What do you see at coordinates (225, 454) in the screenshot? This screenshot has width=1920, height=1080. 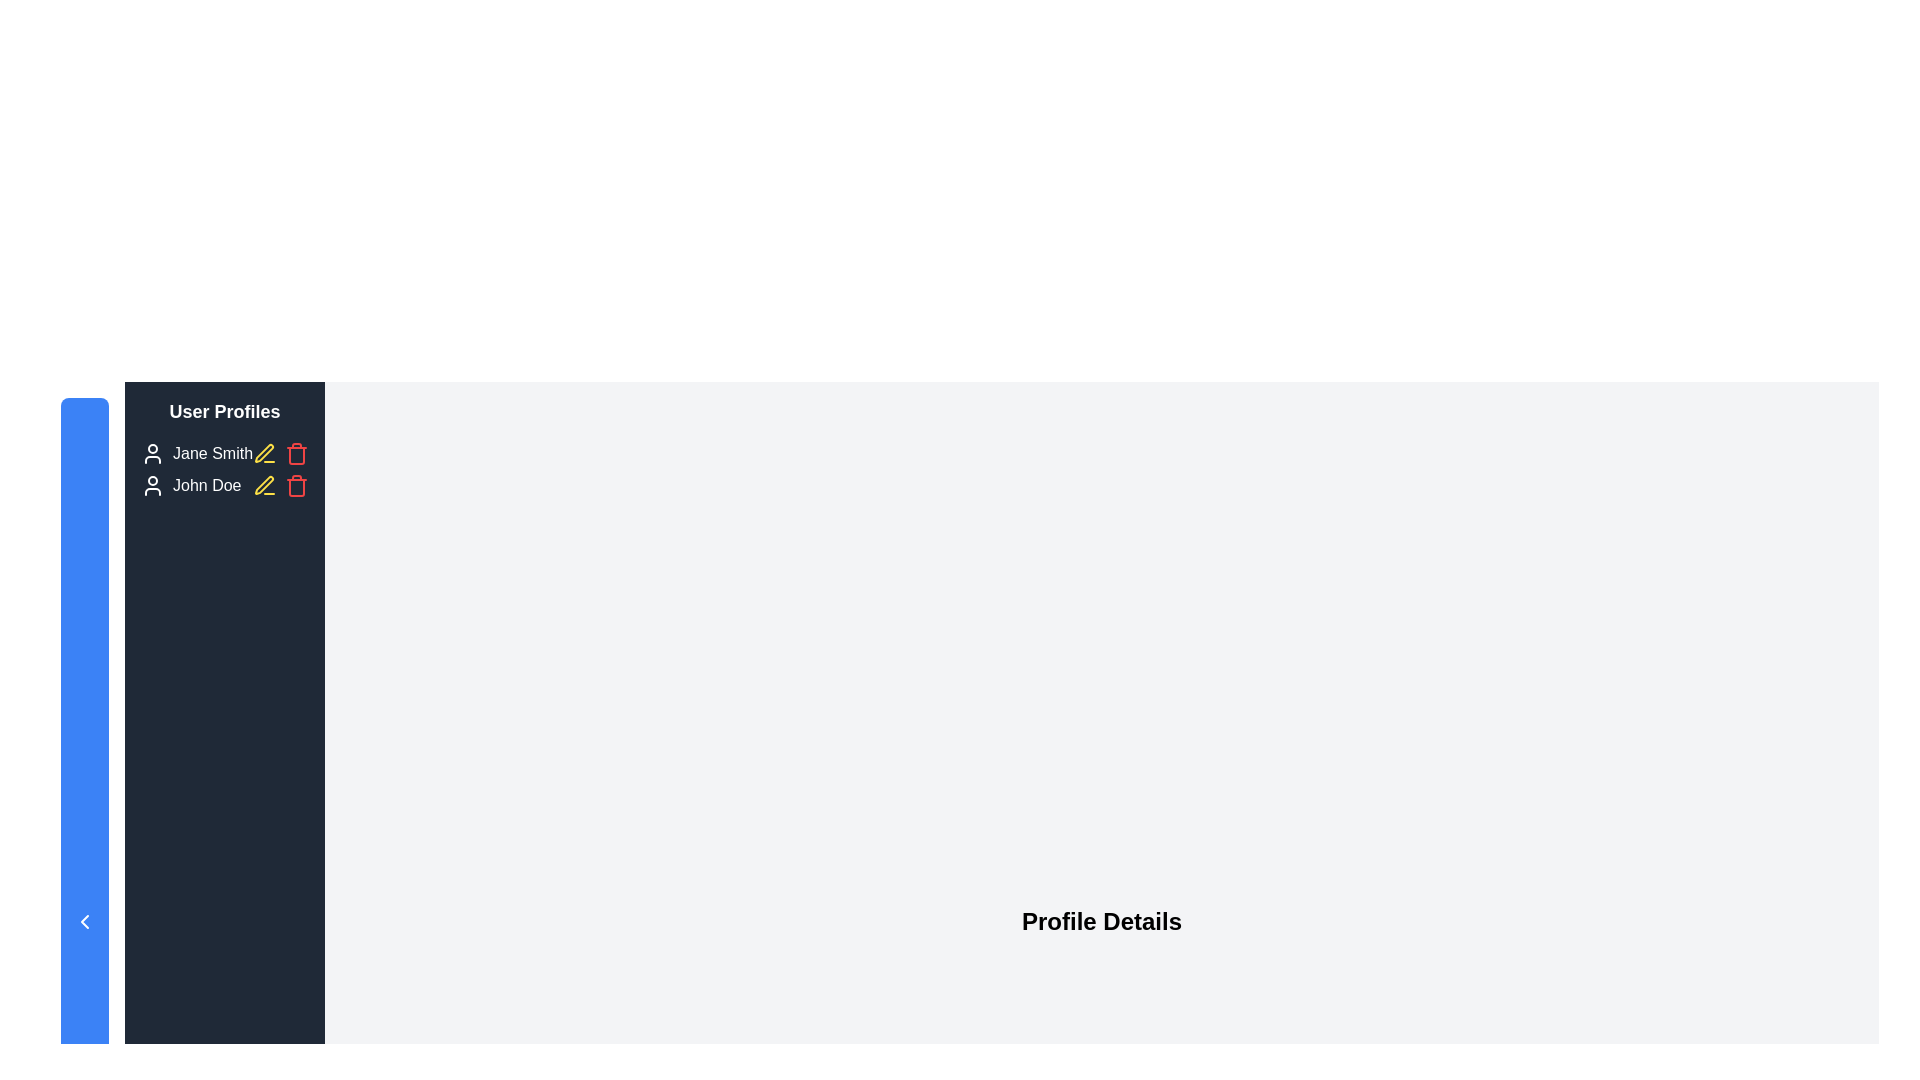 I see `the user profile name label located in the first row of the user profile list on the left sidebar` at bounding box center [225, 454].